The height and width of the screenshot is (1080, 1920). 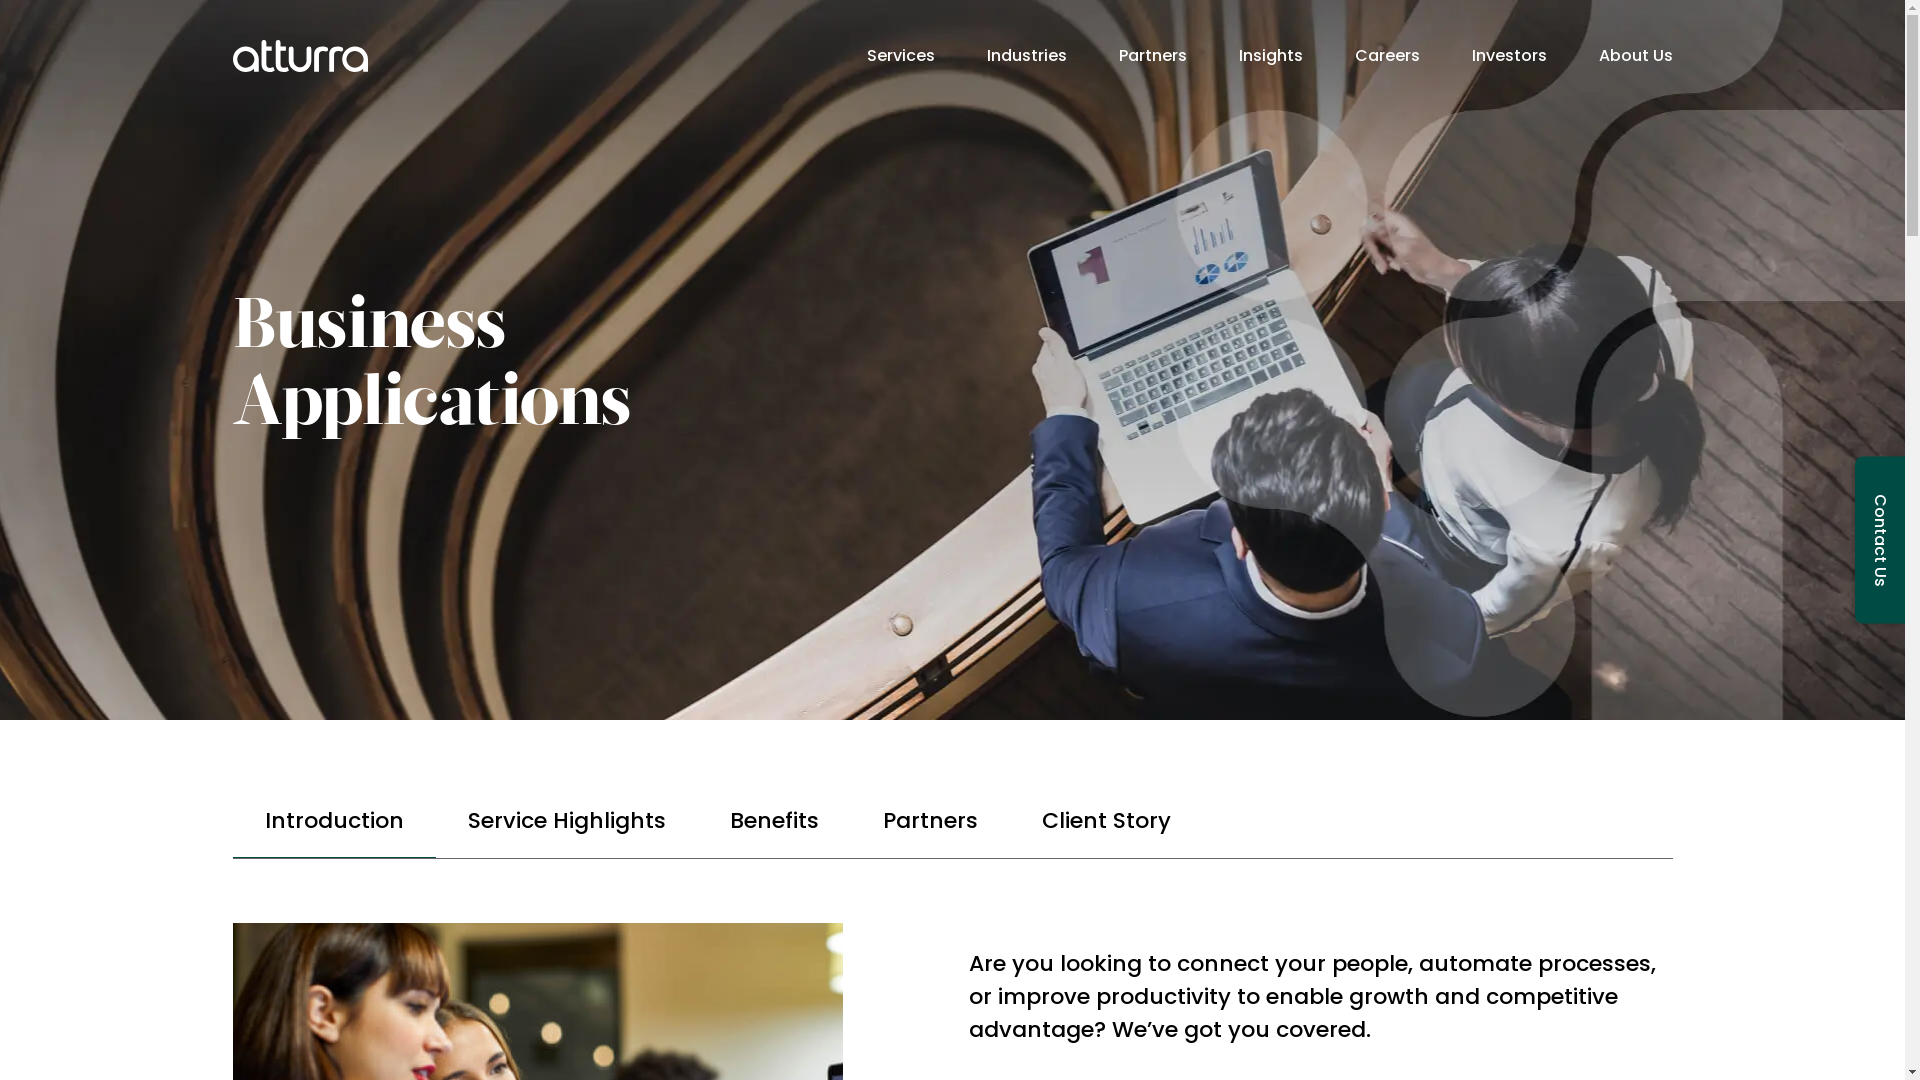 I want to click on 'Introduction', so click(x=333, y=821).